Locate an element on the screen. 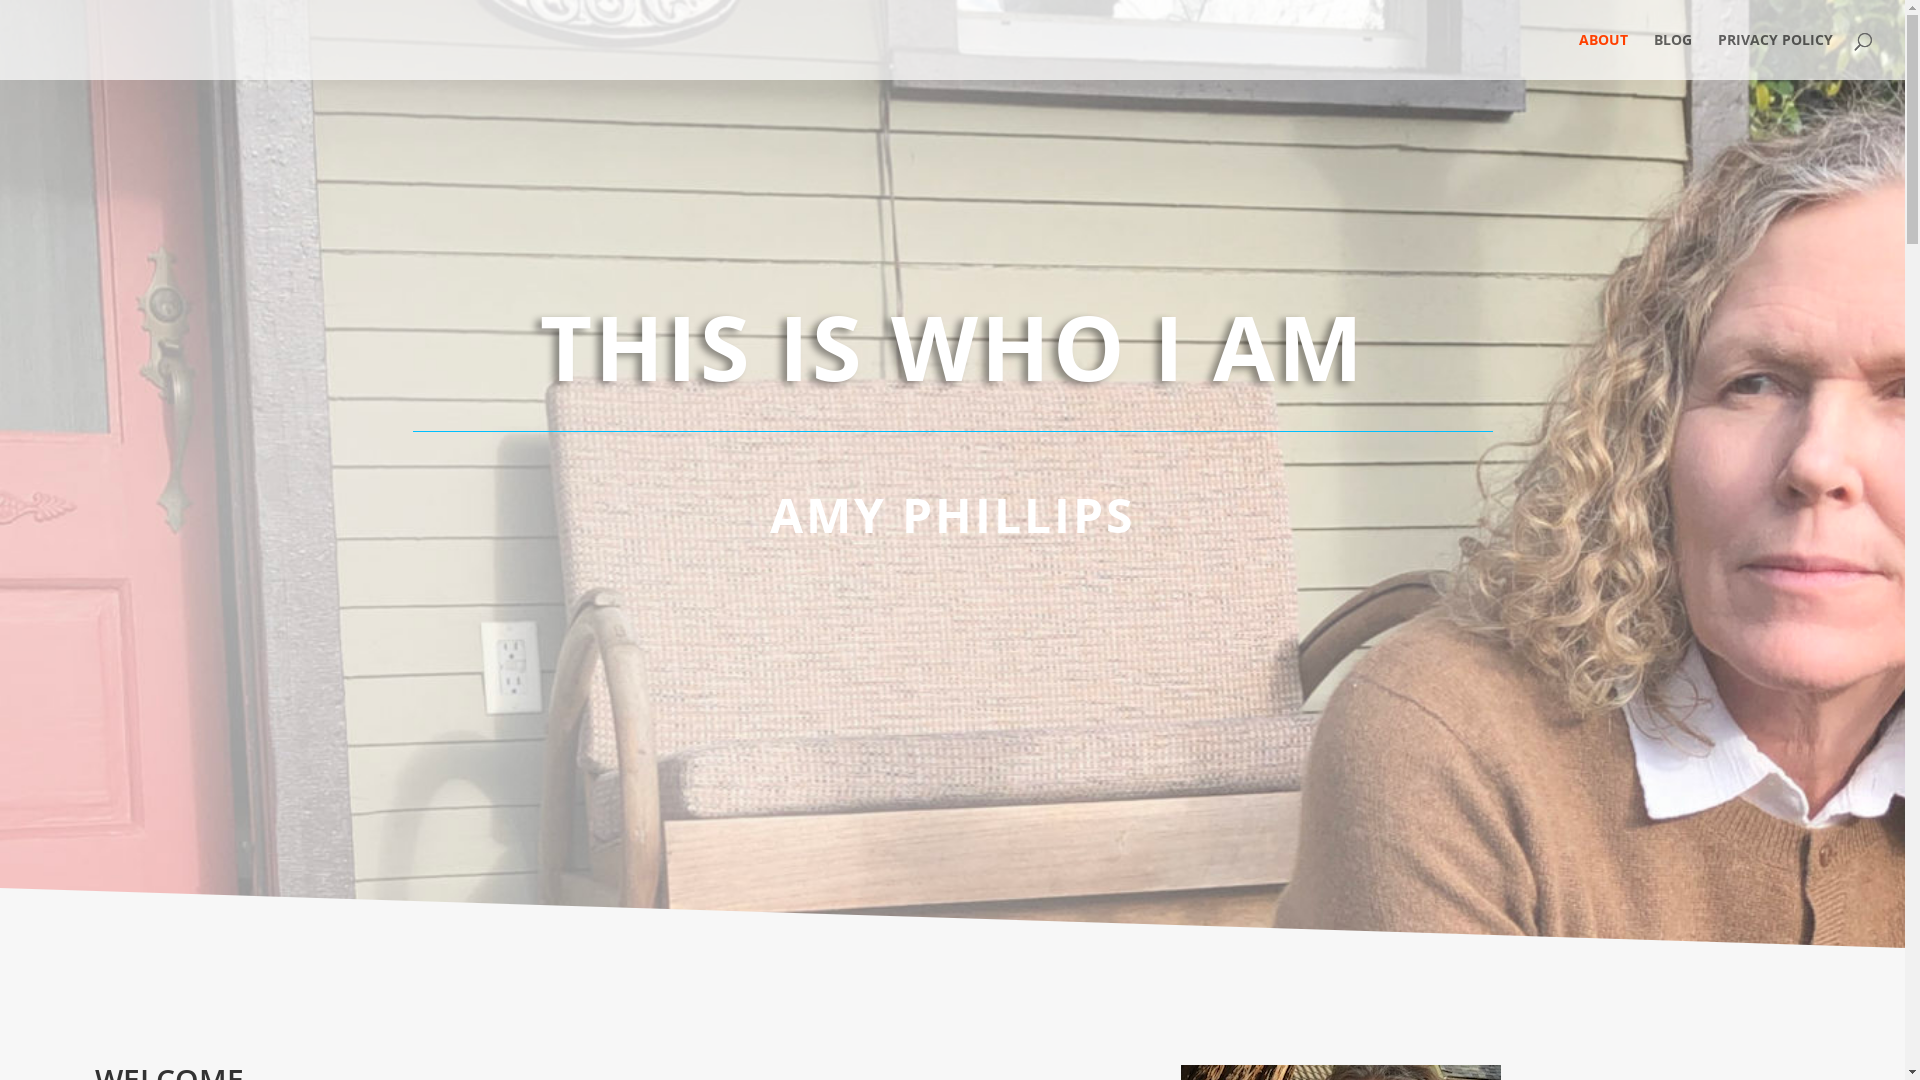 Image resolution: width=1920 pixels, height=1080 pixels. 'BLOG' is located at coordinates (1673, 55).